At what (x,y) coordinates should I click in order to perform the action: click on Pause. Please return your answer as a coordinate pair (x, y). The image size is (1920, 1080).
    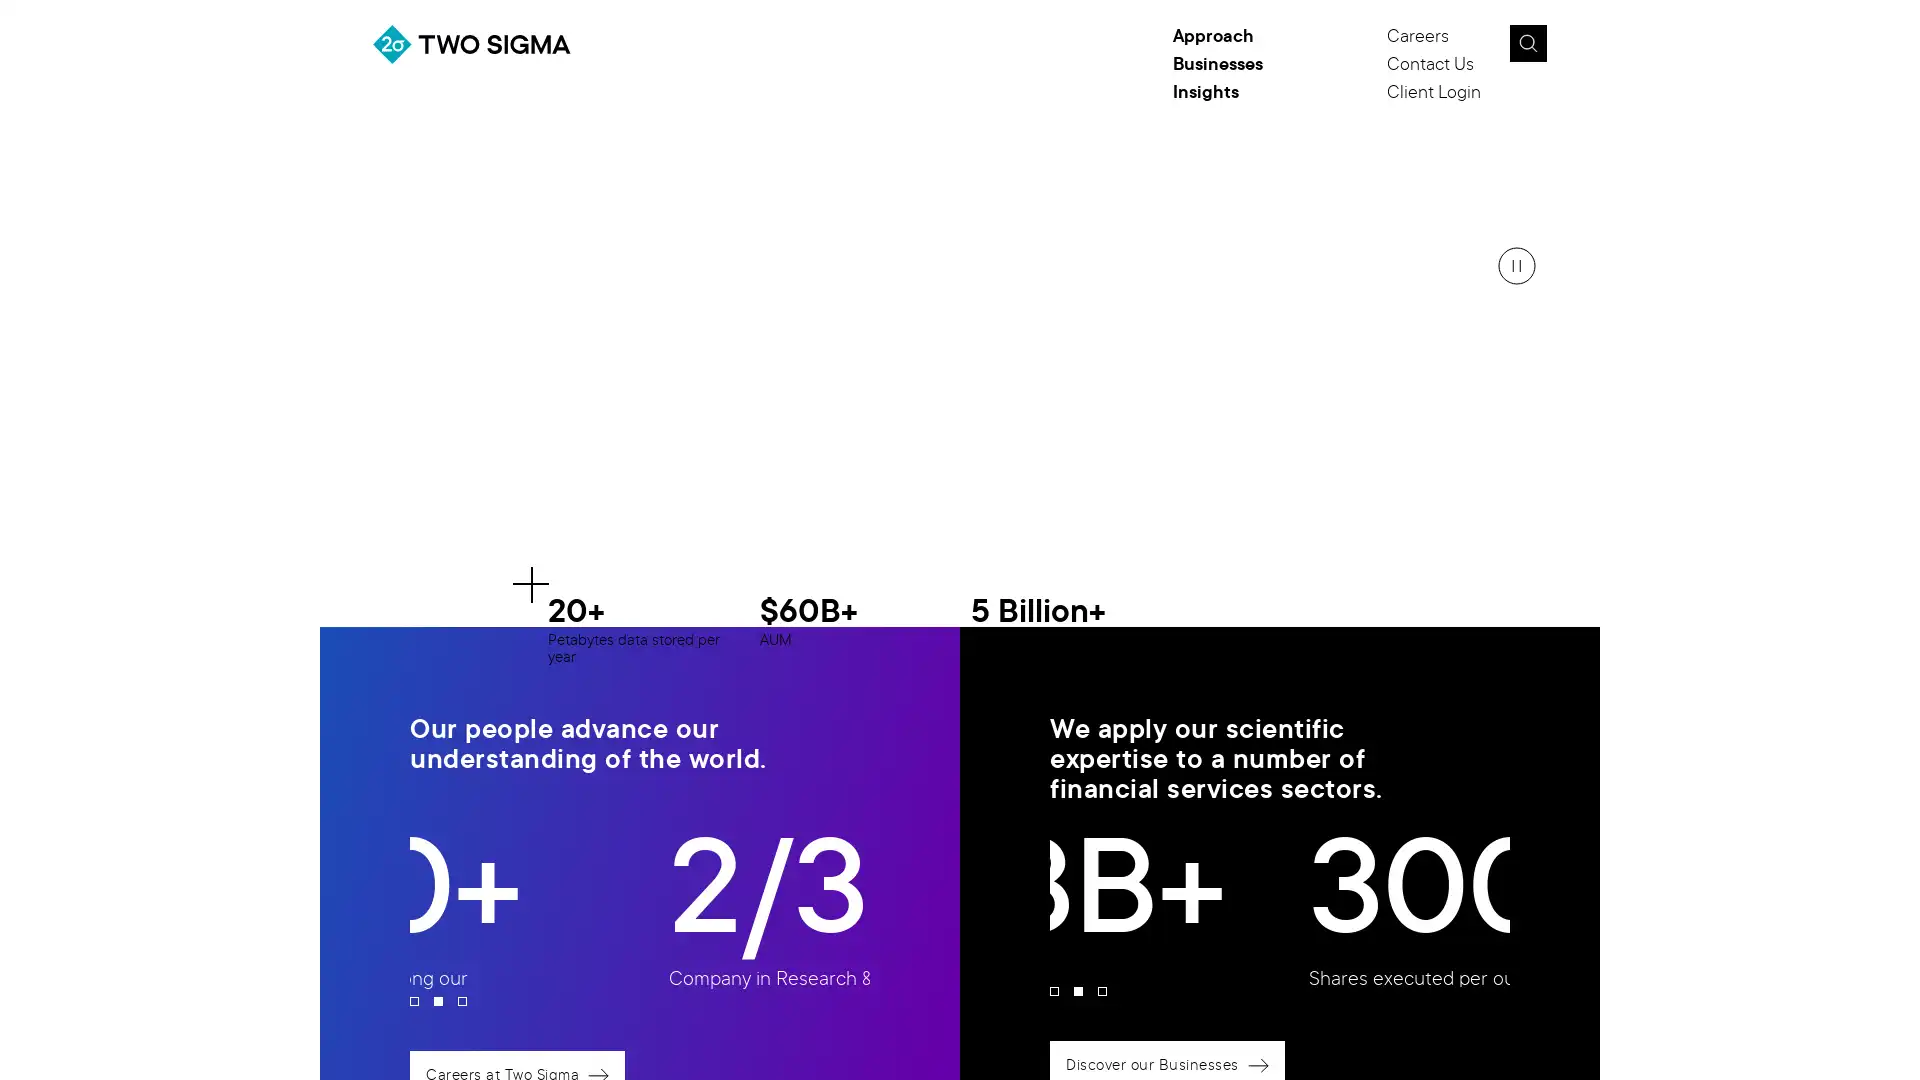
    Looking at the image, I should click on (1516, 265).